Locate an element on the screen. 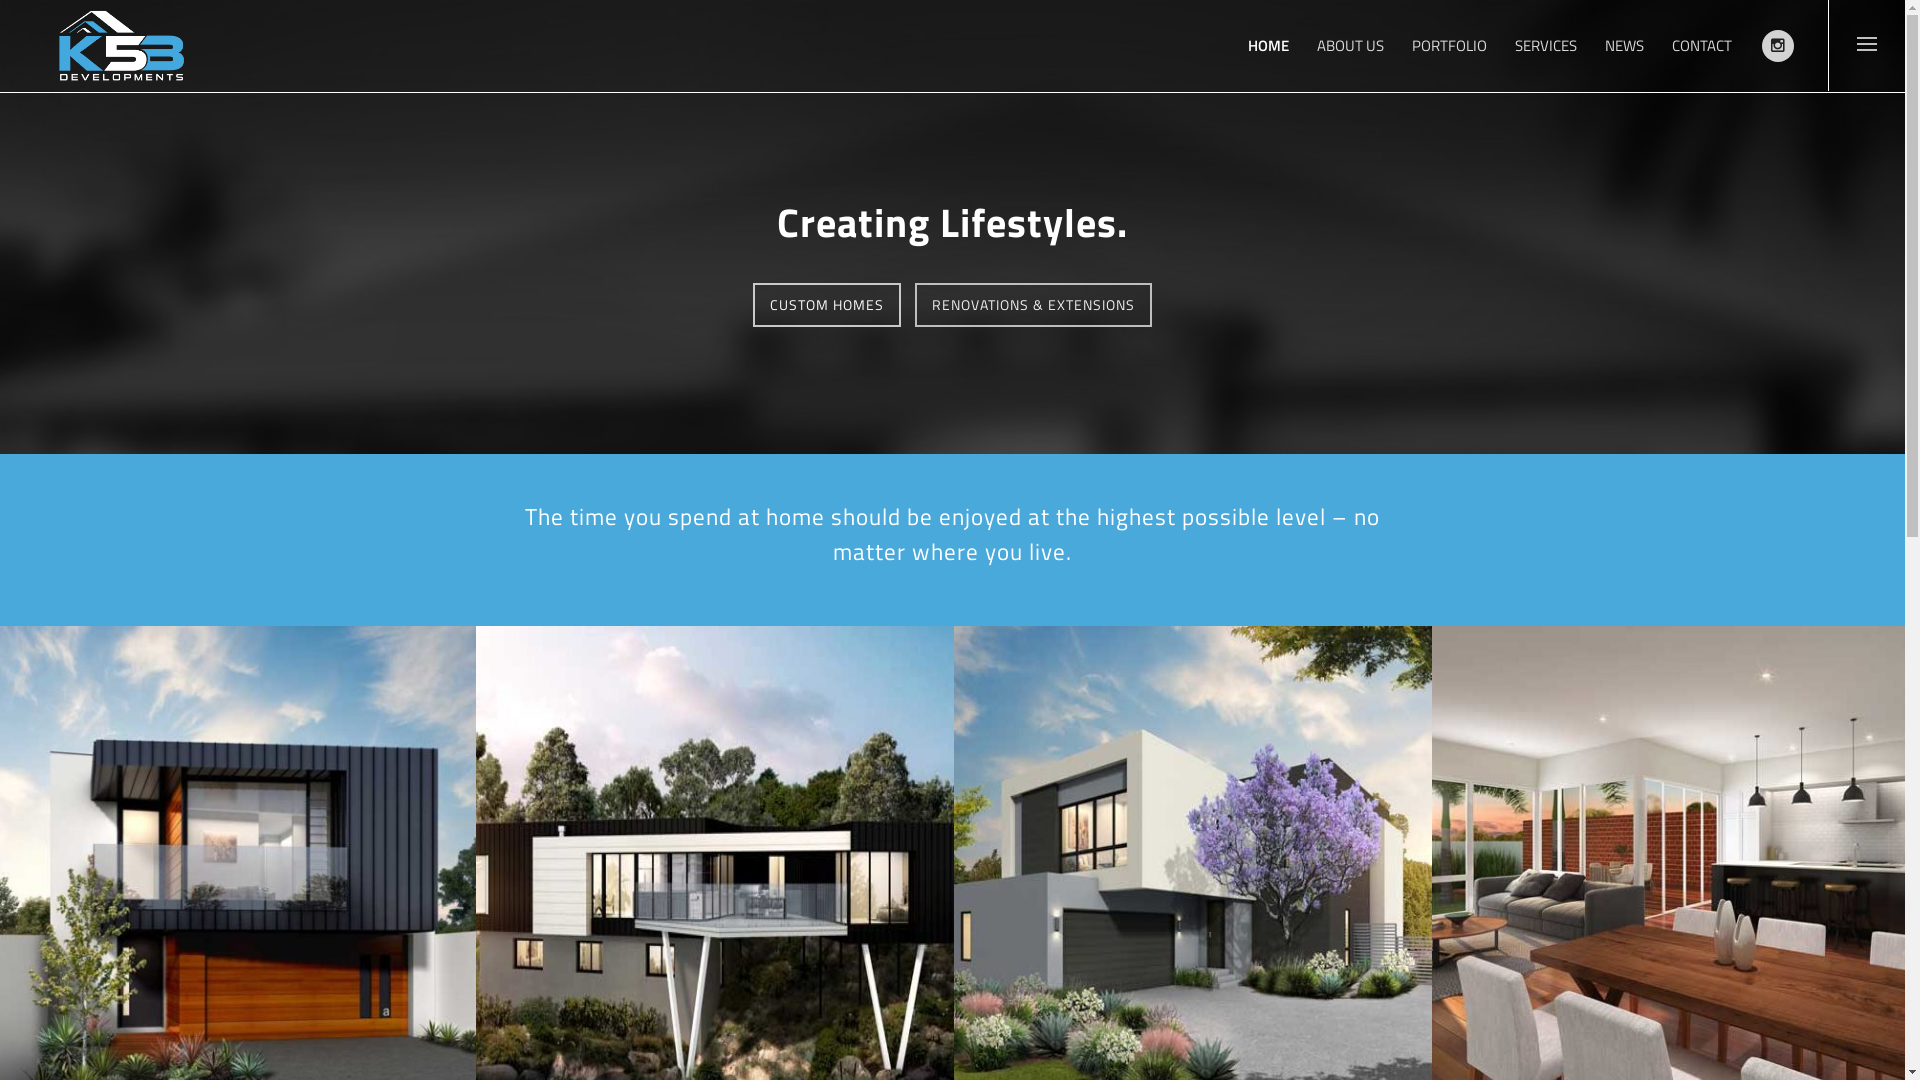  'NEWS' is located at coordinates (1624, 45).